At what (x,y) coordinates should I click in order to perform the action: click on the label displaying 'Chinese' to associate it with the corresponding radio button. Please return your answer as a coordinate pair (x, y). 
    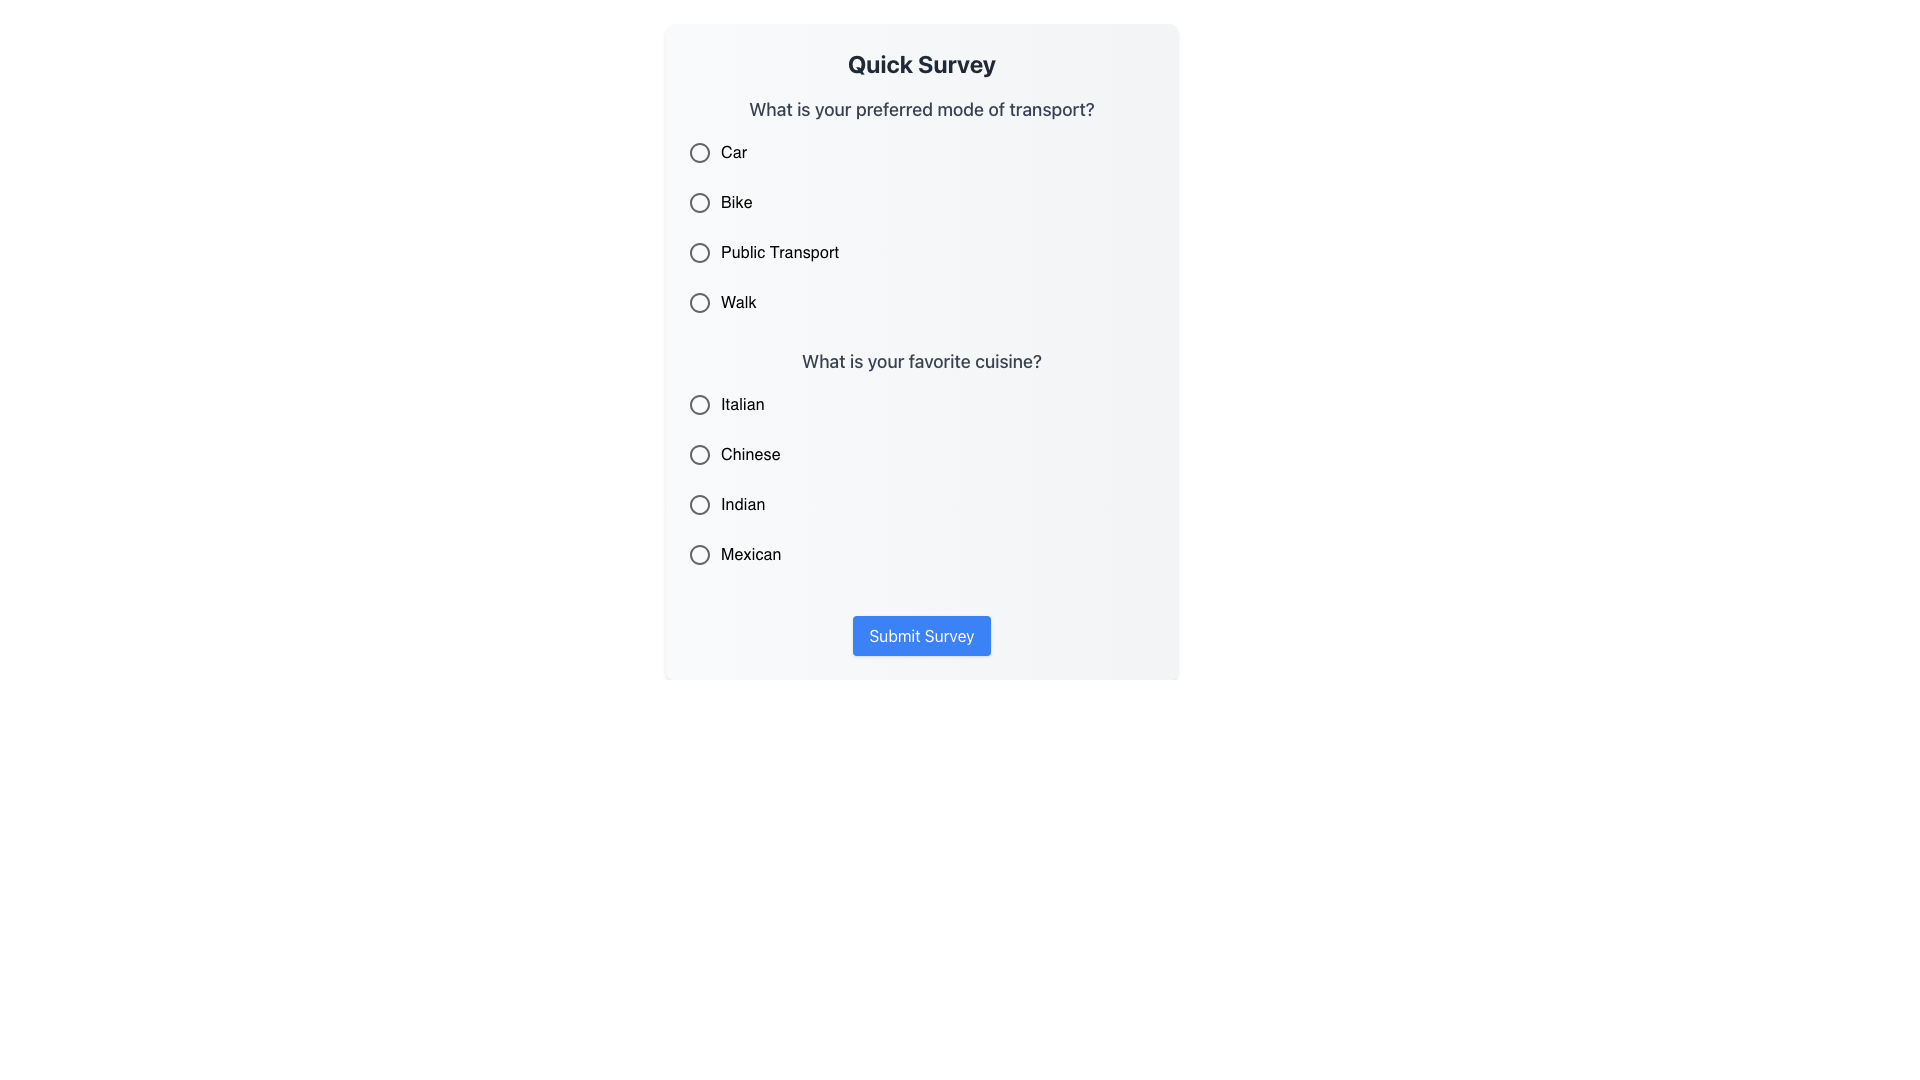
    Looking at the image, I should click on (749, 455).